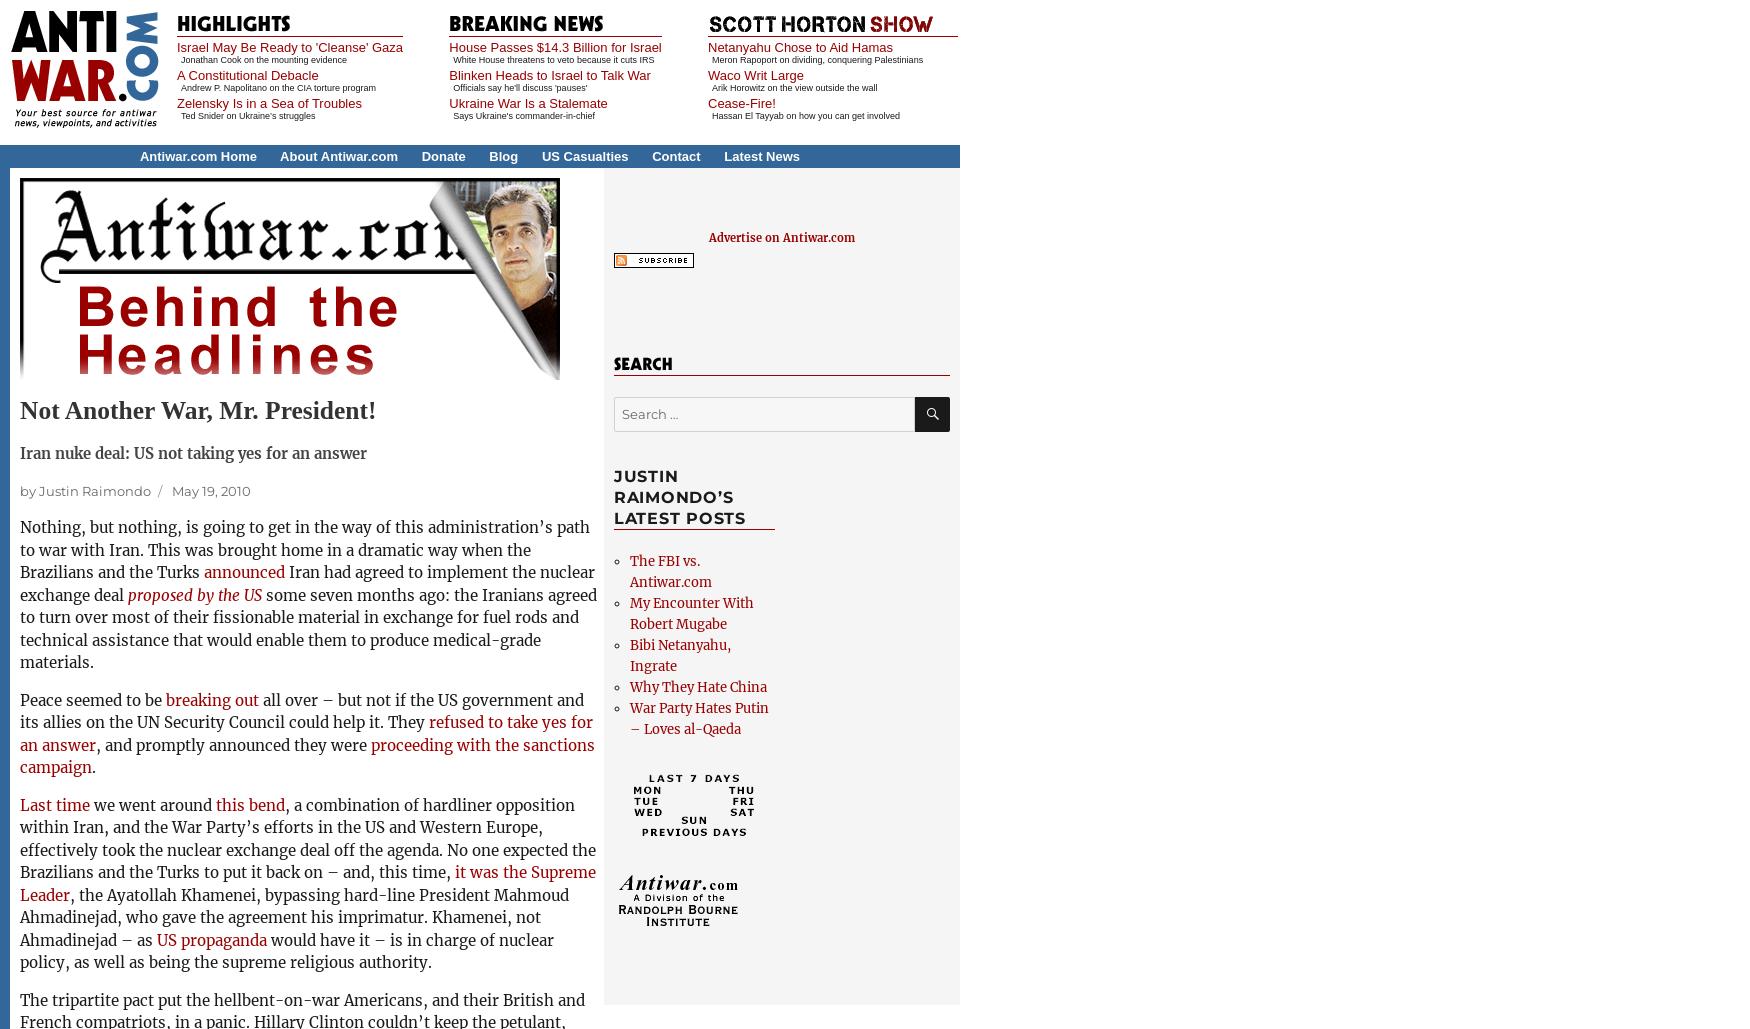 The height and width of the screenshot is (1029, 1750). I want to click on 'The FBI vs. Antiwar.com', so click(669, 569).